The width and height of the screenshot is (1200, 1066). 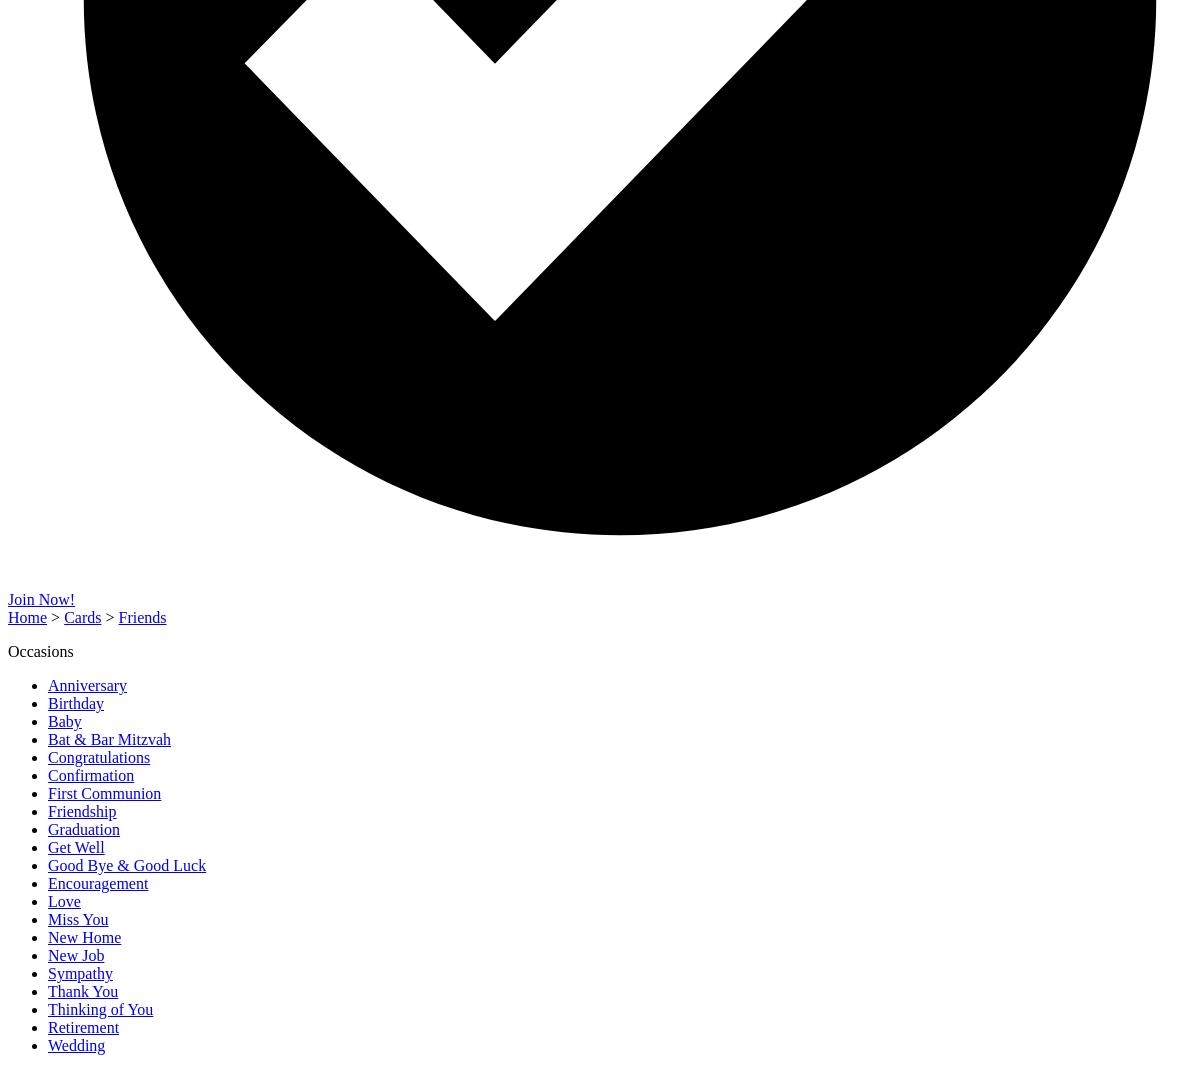 What do you see at coordinates (109, 738) in the screenshot?
I see `'Bat & Bar Mitzvah'` at bounding box center [109, 738].